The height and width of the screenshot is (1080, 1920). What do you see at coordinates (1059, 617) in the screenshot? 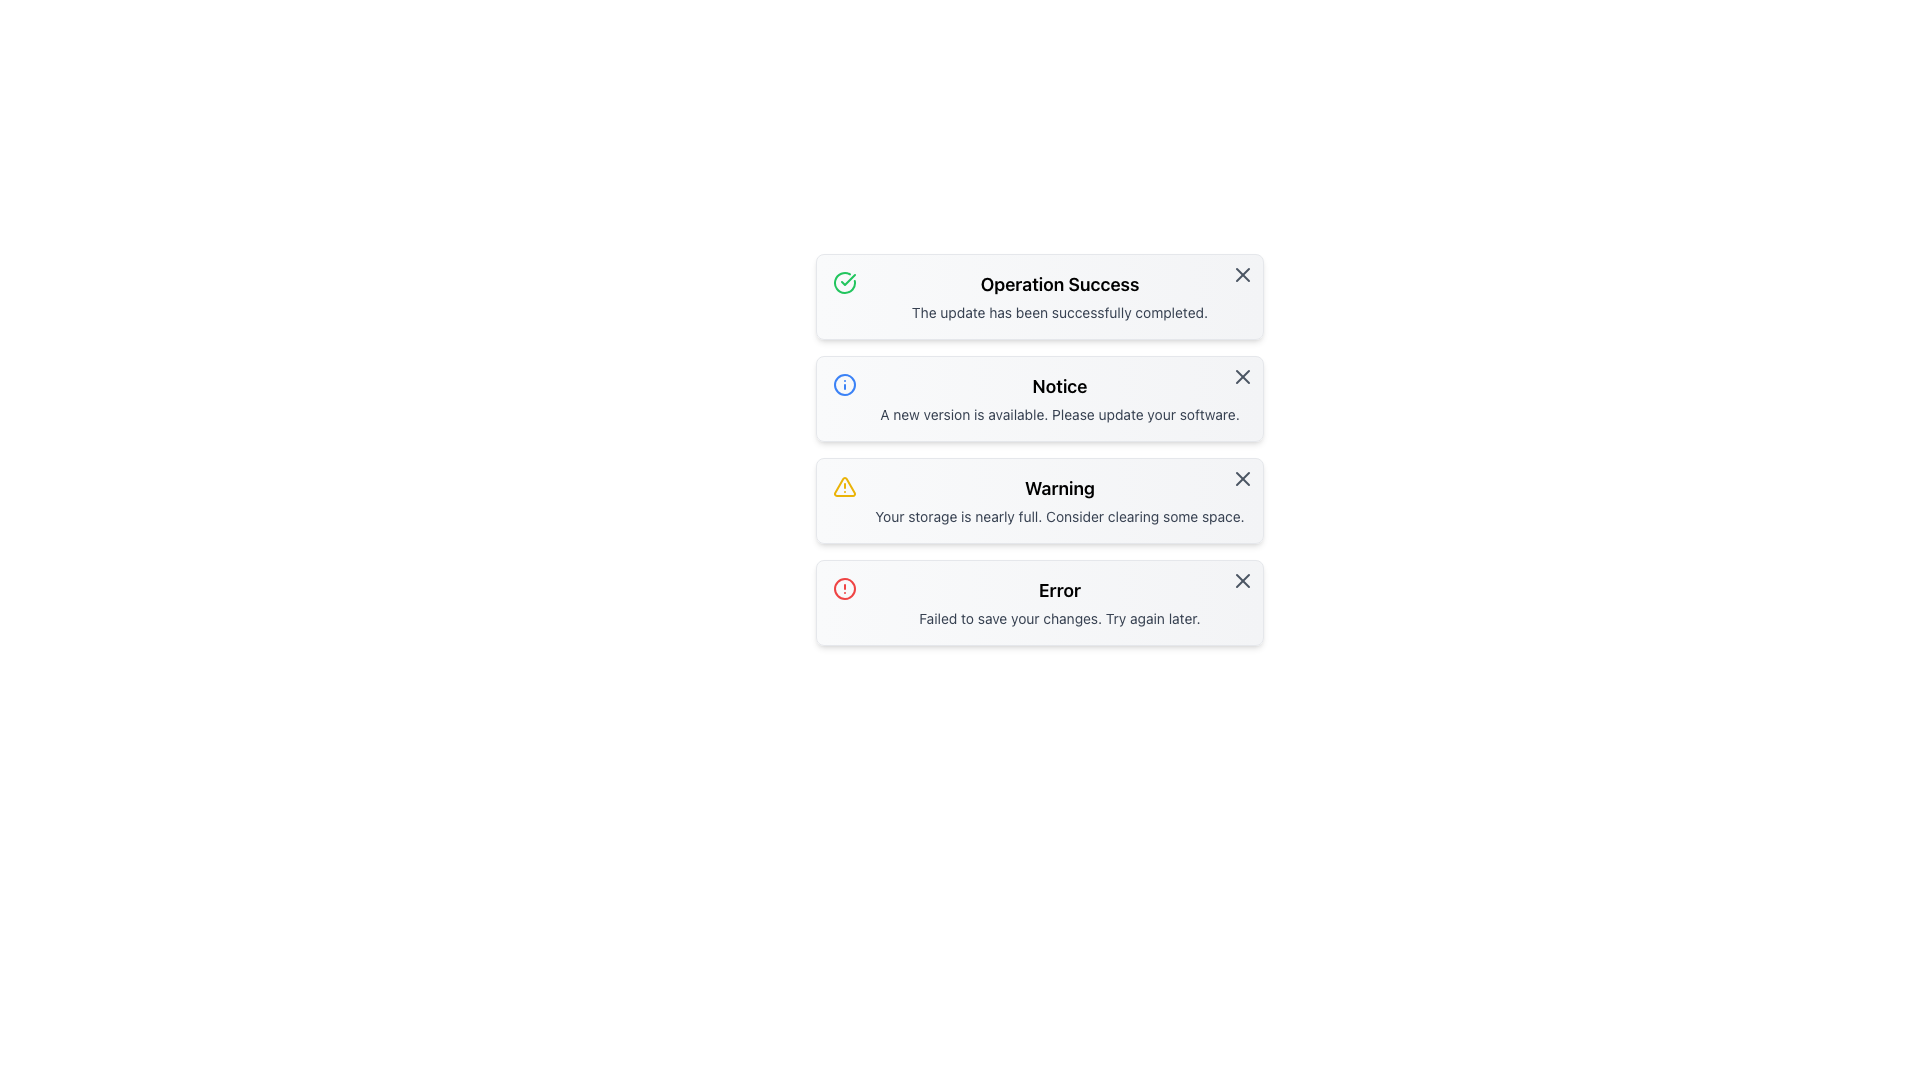
I see `text from the descriptive Text Label located below the bold 'Error' heading in the notification box at the bottom of the stack` at bounding box center [1059, 617].